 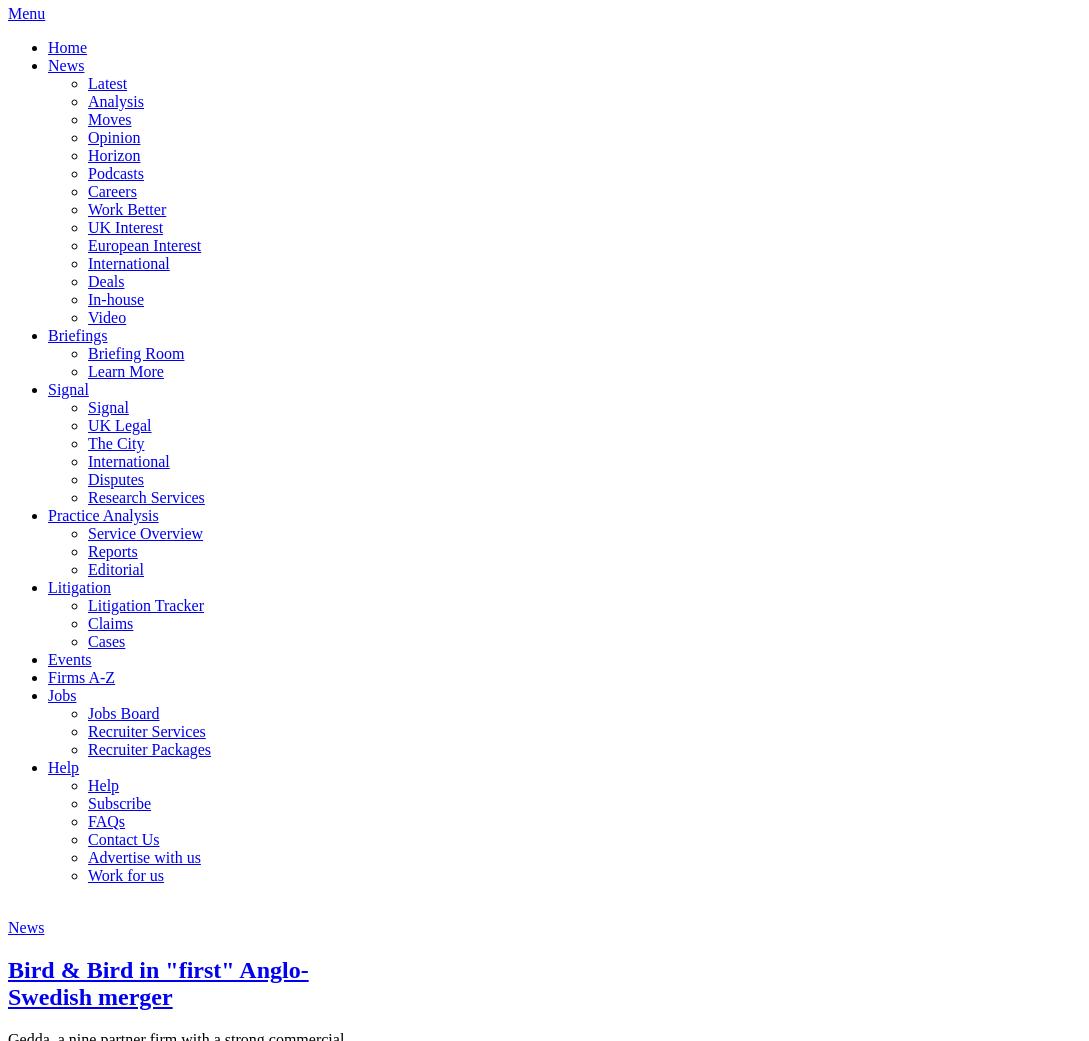 What do you see at coordinates (106, 820) in the screenshot?
I see `'FAQs'` at bounding box center [106, 820].